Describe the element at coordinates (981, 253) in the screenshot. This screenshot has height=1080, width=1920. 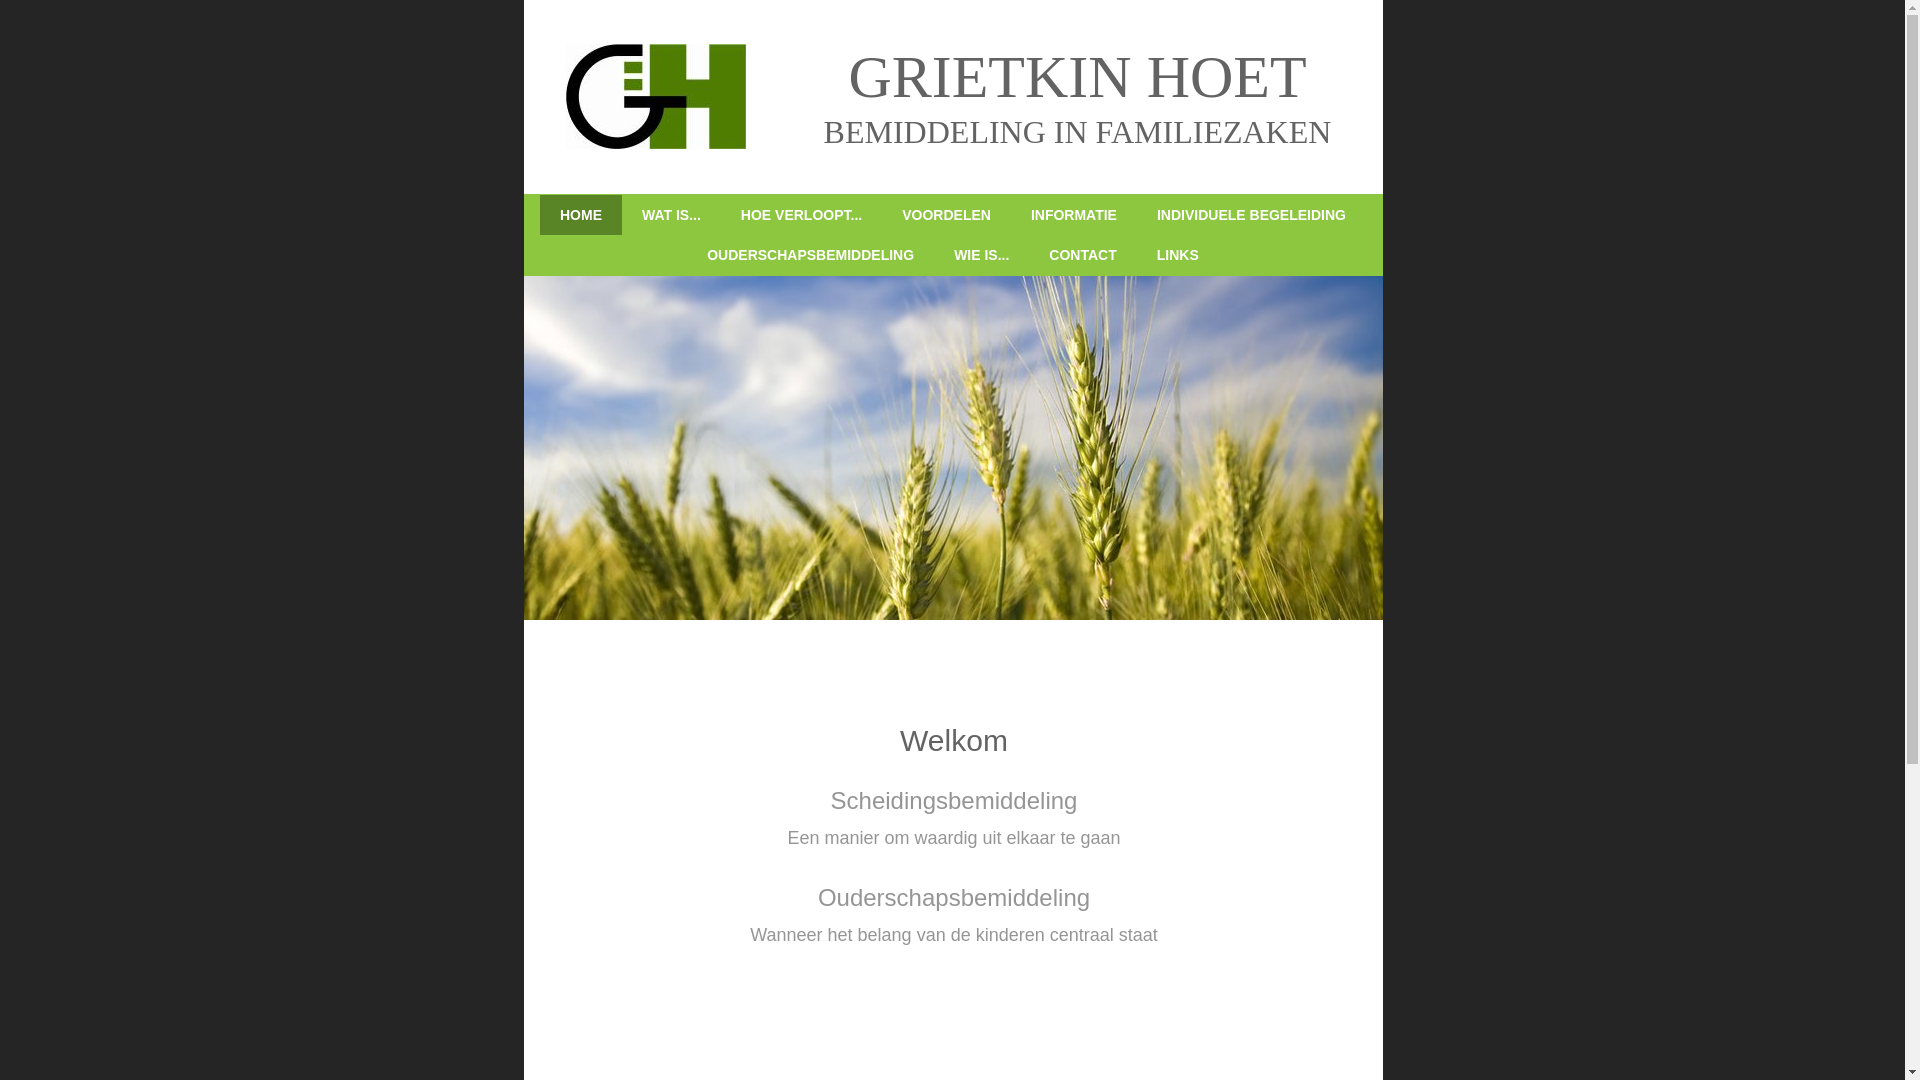
I see `'WIE IS...'` at that location.